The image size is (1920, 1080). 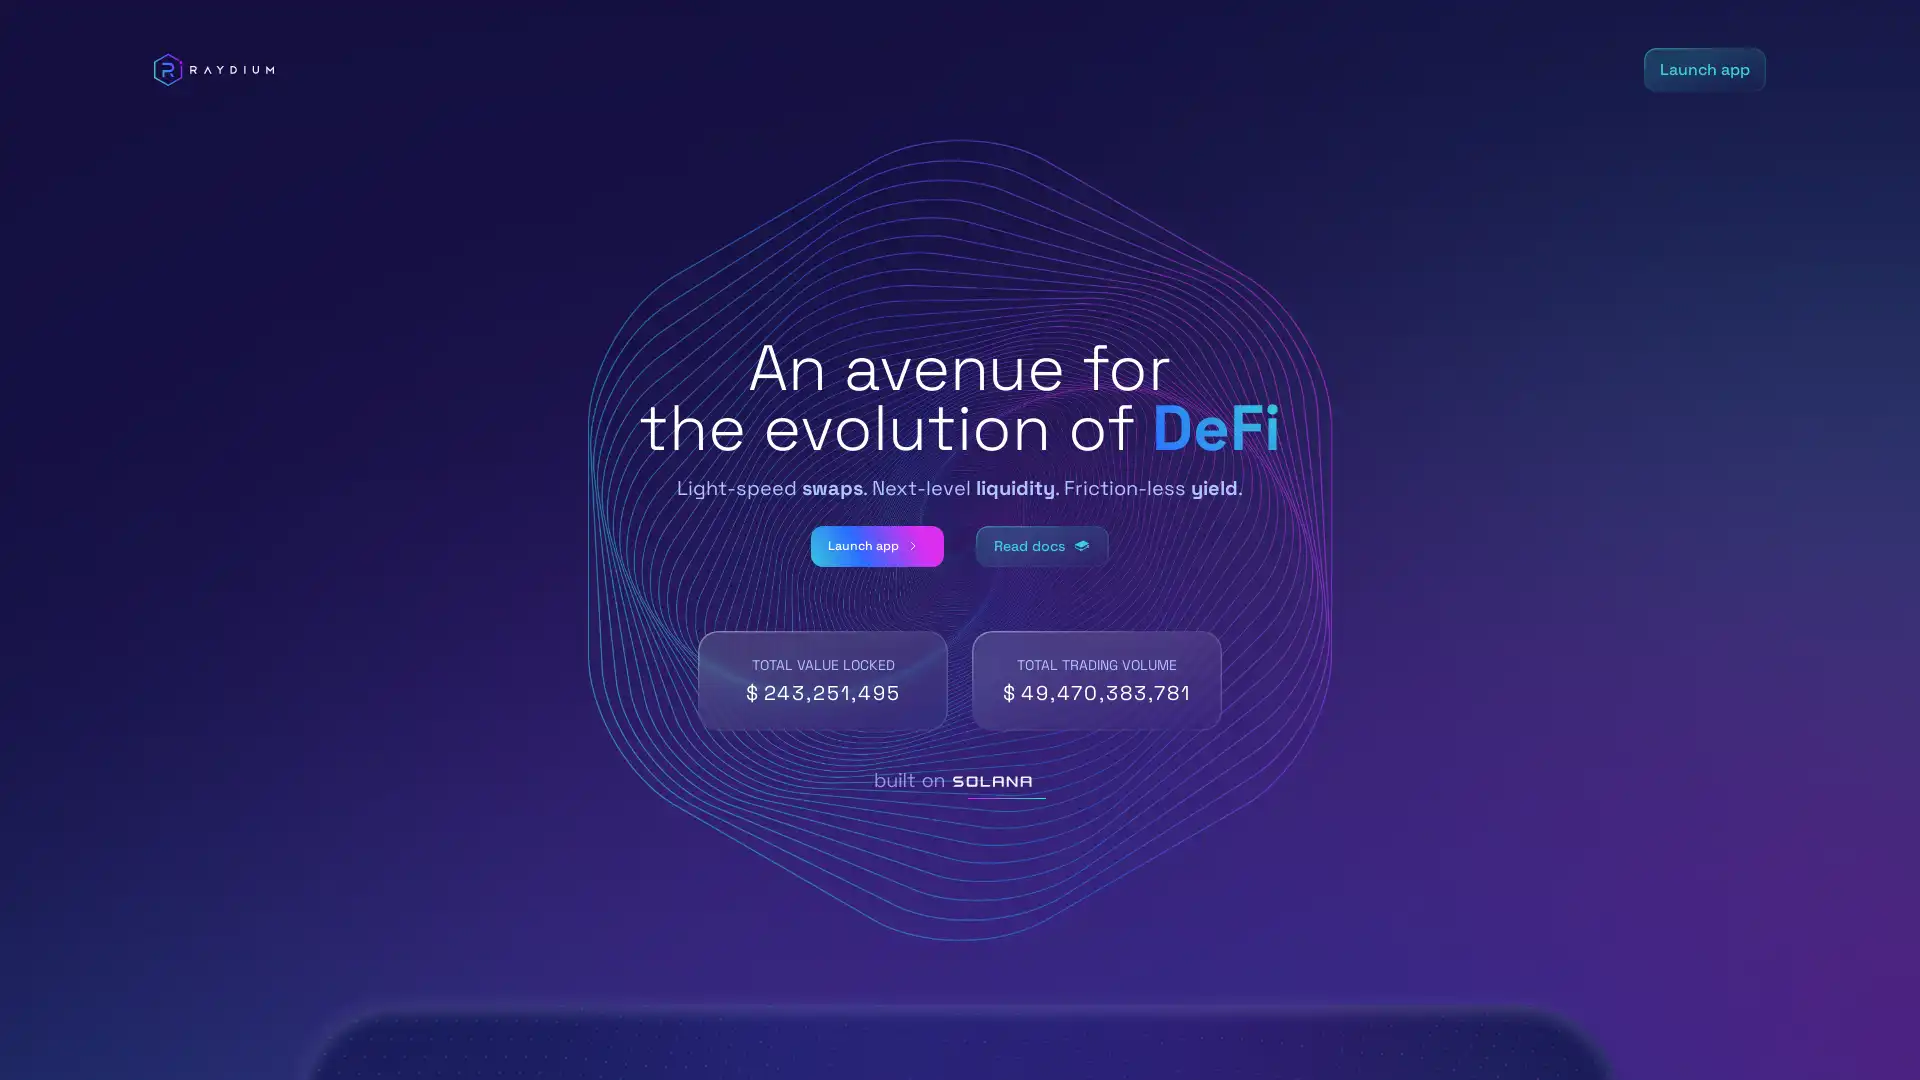 What do you see at coordinates (1703, 68) in the screenshot?
I see `Launch app` at bounding box center [1703, 68].